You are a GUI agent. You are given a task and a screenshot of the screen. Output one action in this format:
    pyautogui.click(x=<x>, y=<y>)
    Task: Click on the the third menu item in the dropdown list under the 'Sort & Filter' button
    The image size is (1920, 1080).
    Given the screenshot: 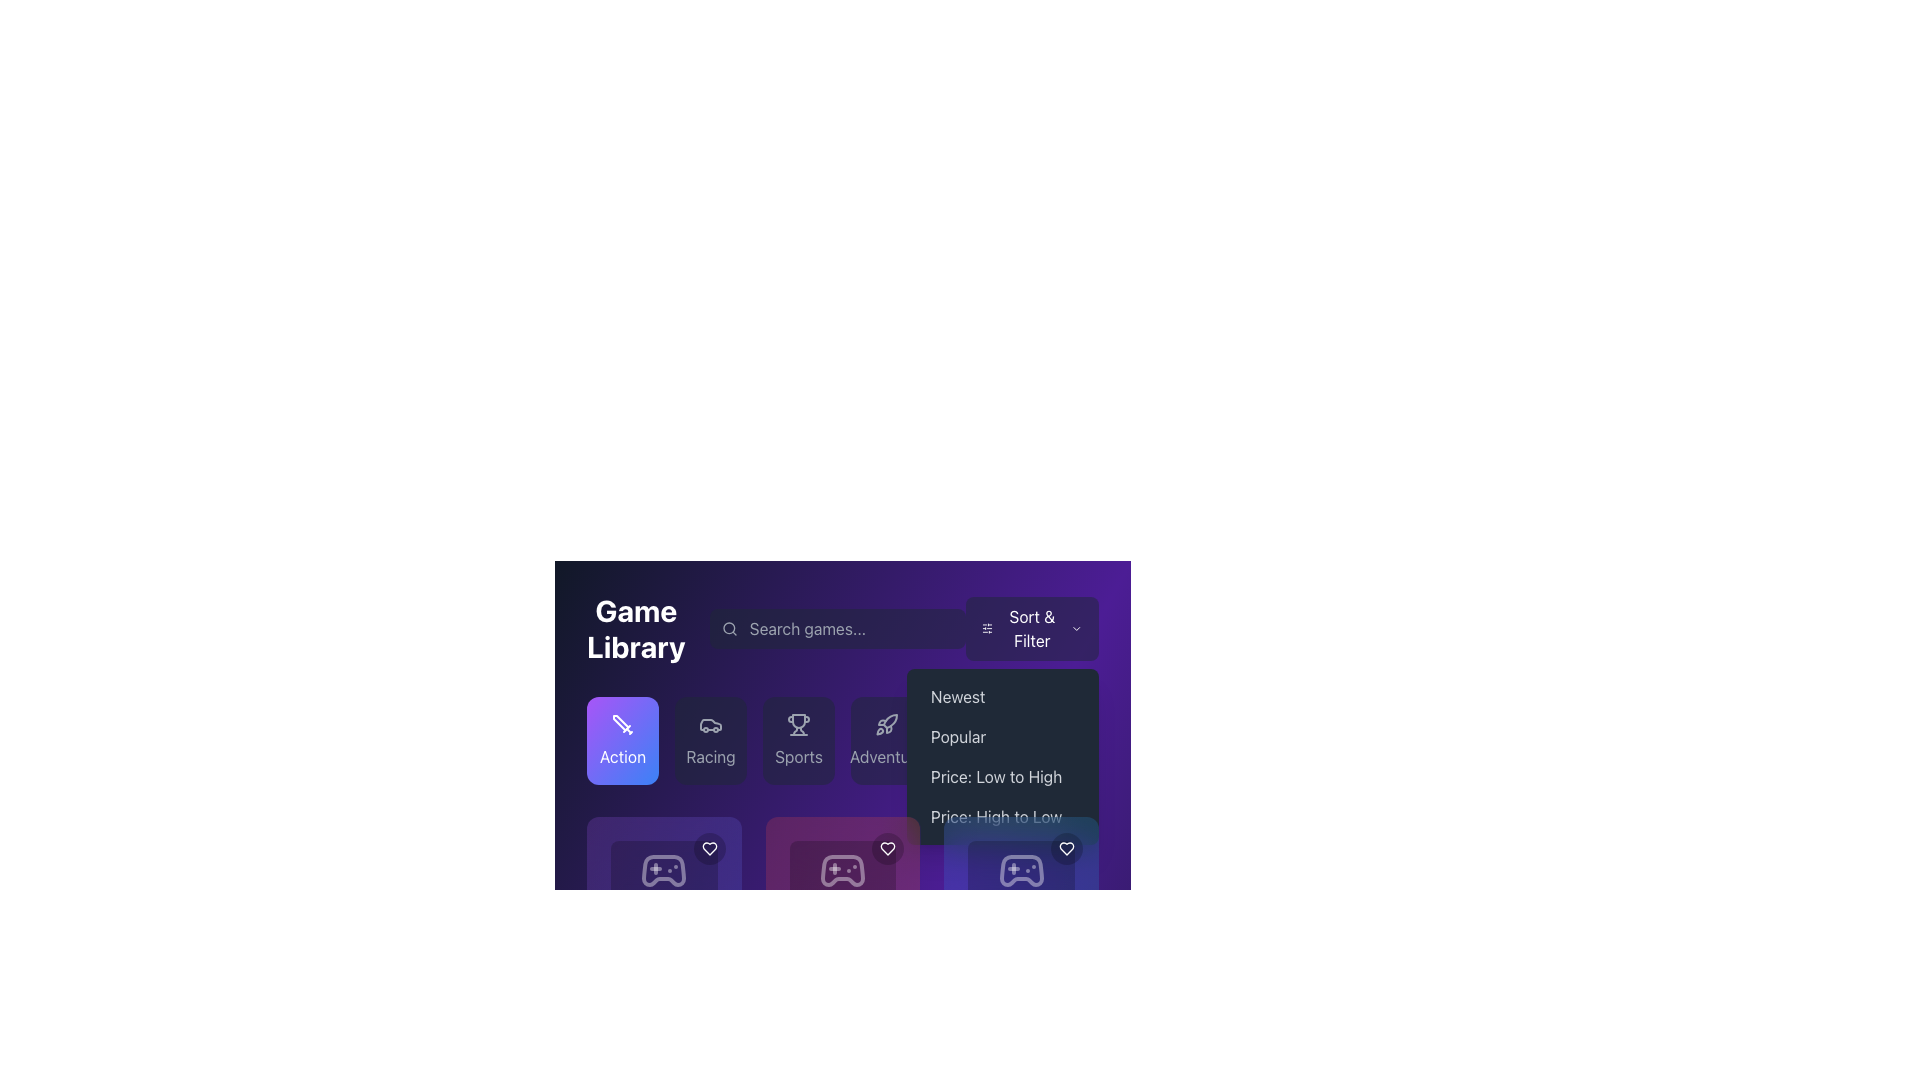 What is the action you would take?
    pyautogui.click(x=1003, y=756)
    